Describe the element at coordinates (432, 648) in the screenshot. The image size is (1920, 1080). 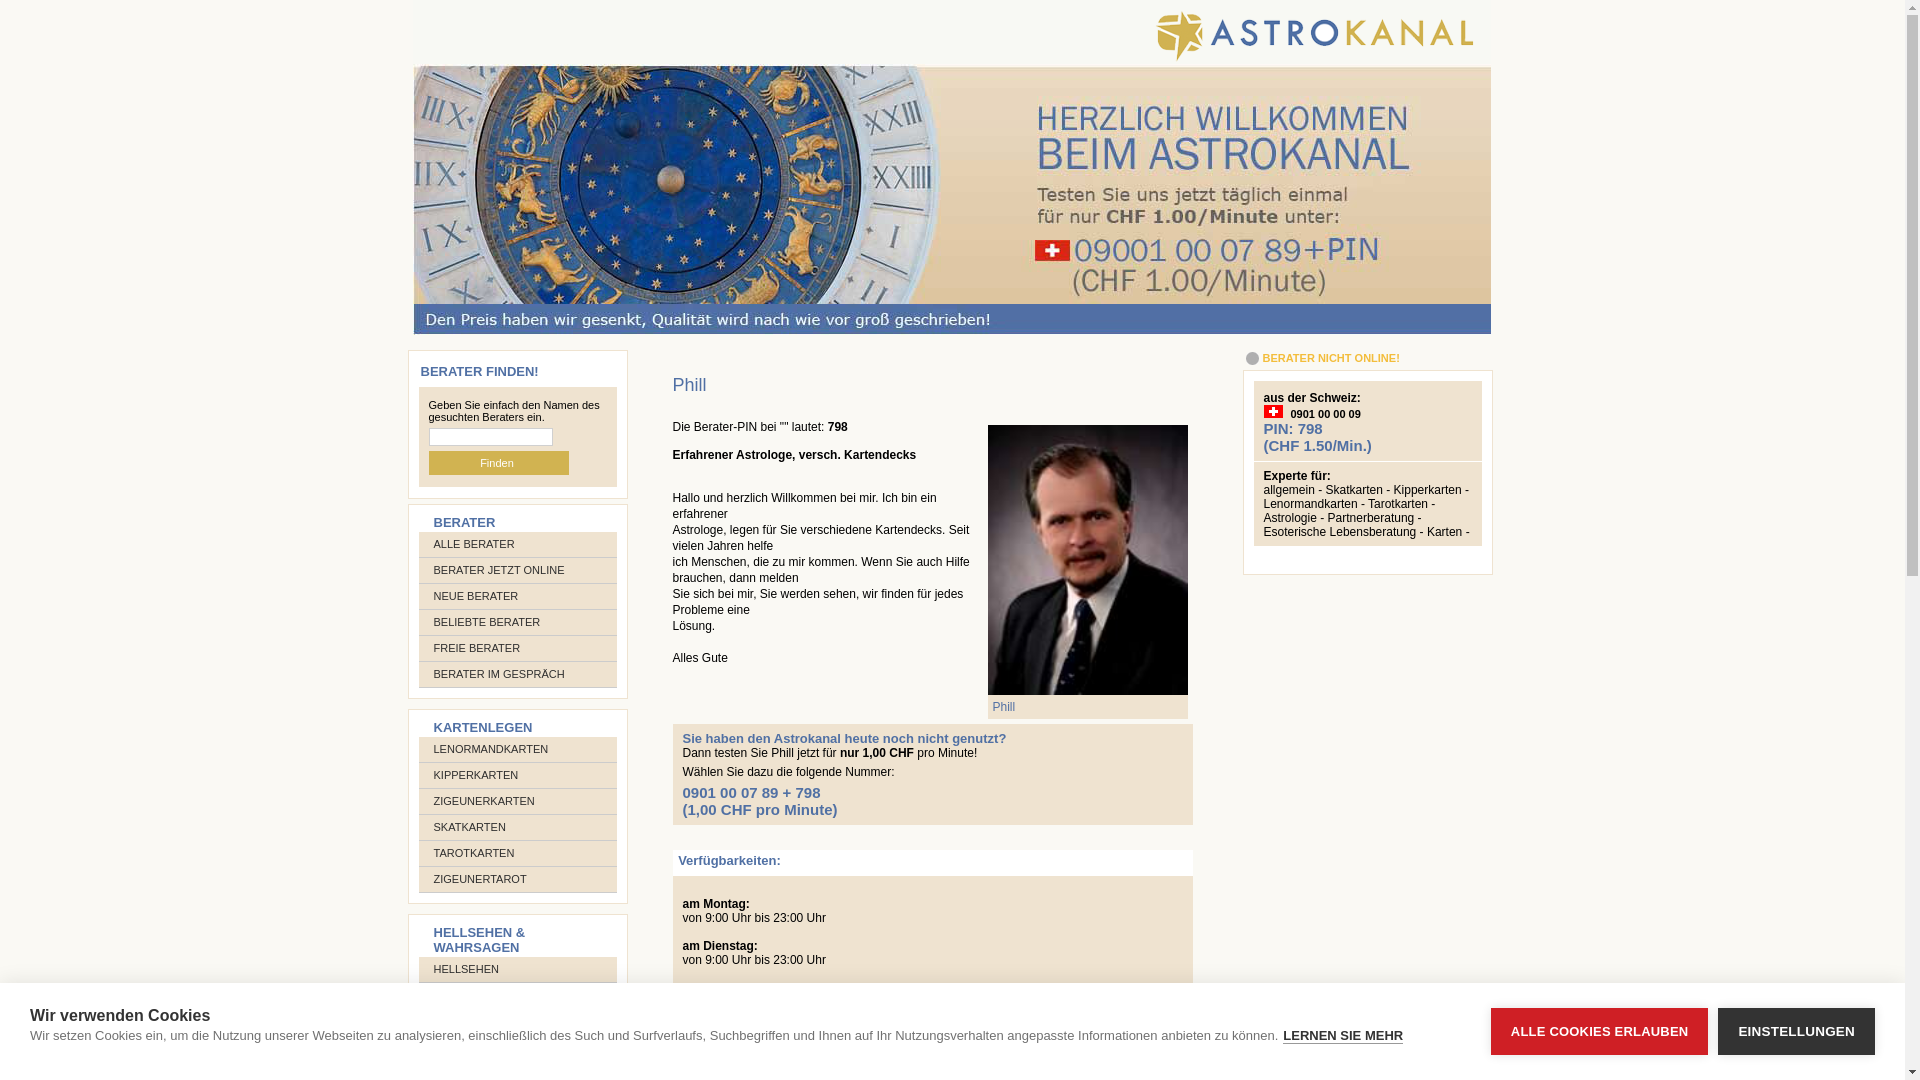
I see `'FREIE BERATER'` at that location.